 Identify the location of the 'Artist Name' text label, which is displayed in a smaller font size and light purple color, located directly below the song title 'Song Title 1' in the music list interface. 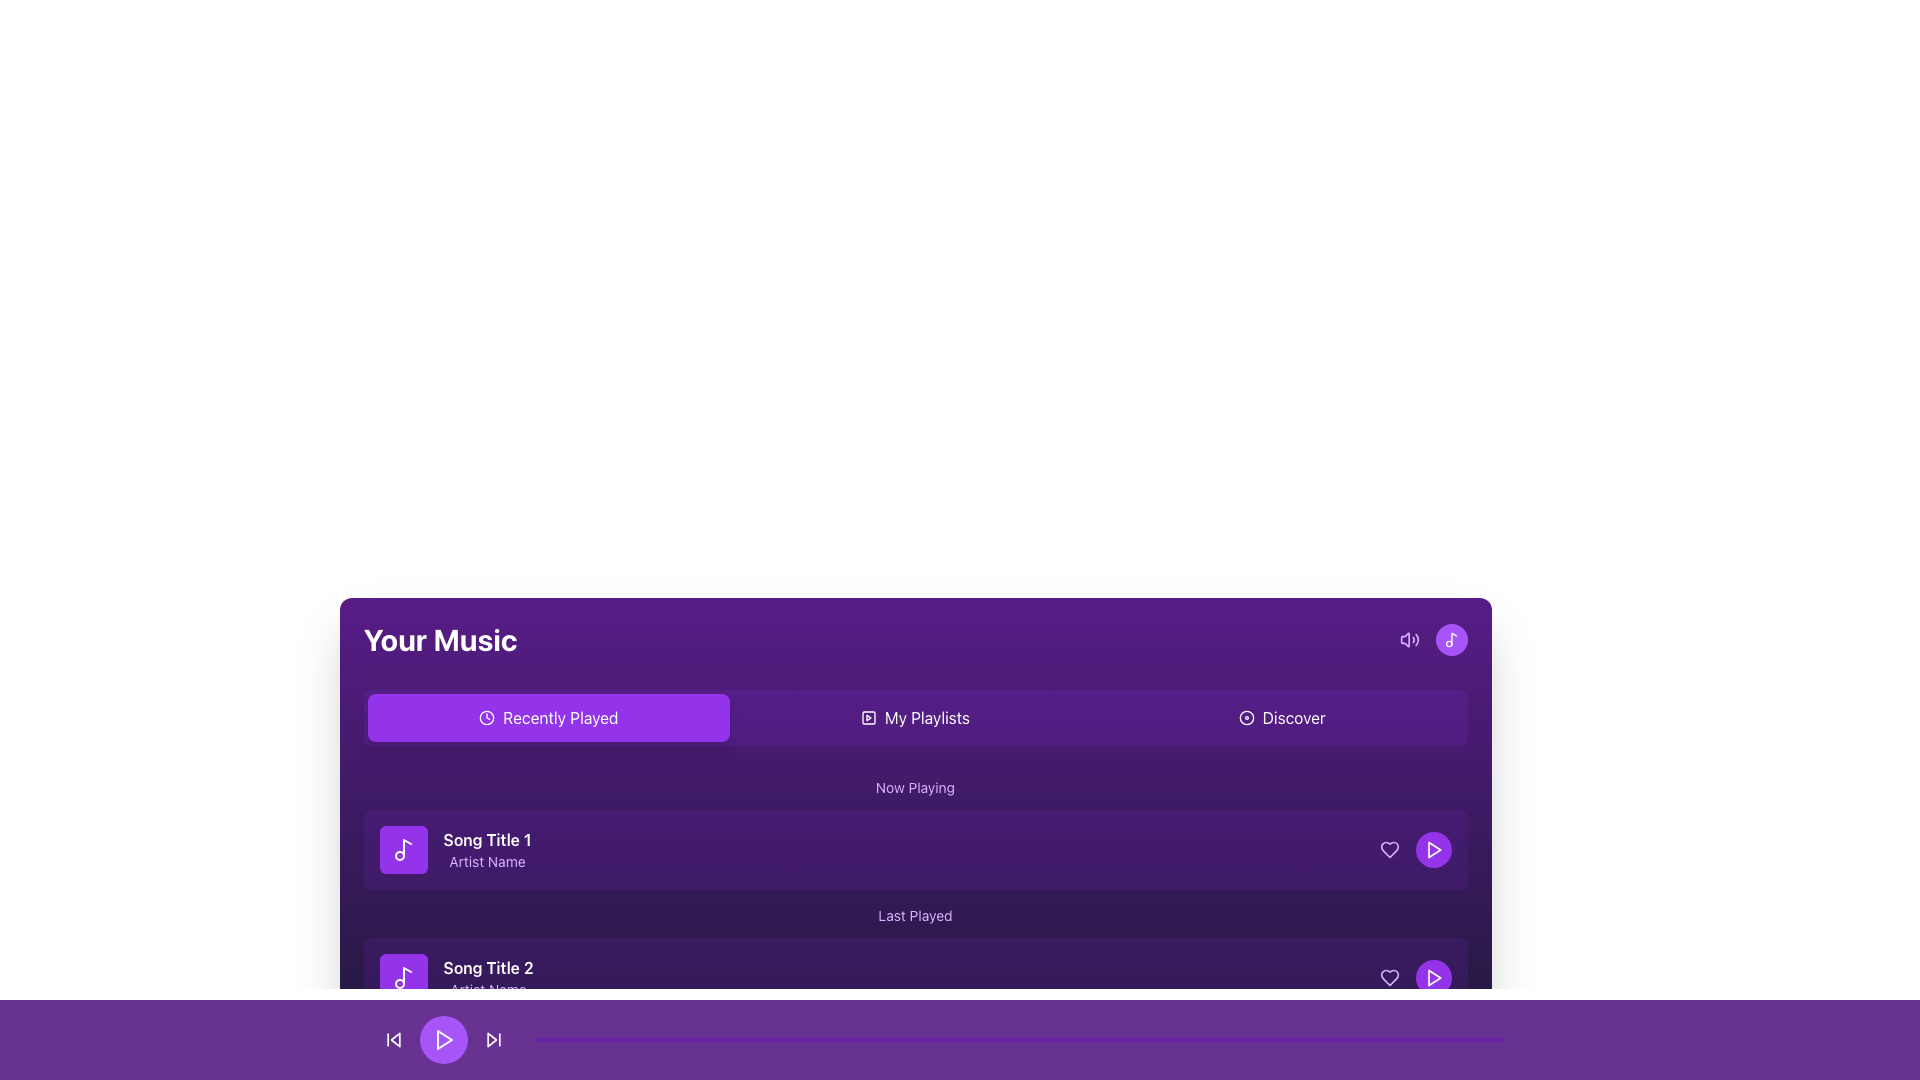
(487, 860).